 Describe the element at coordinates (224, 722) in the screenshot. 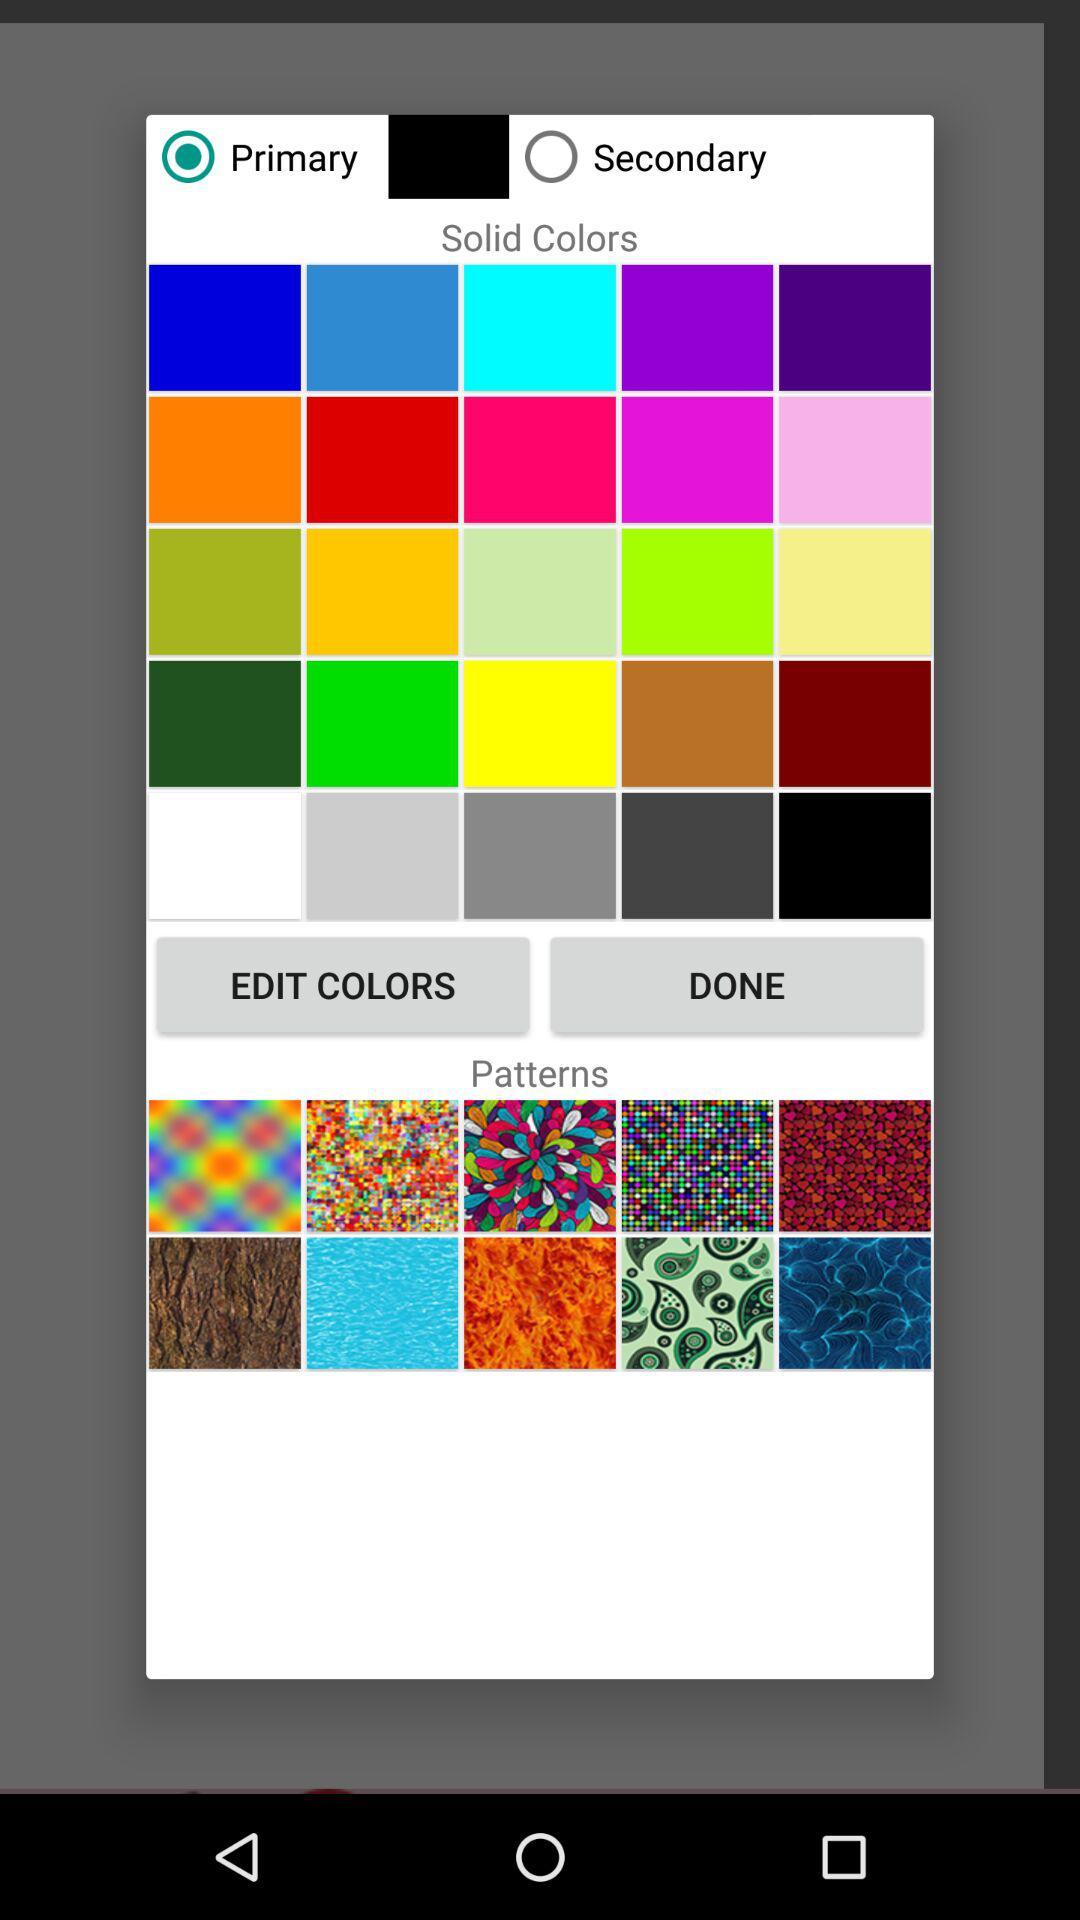

I see `choose color` at that location.